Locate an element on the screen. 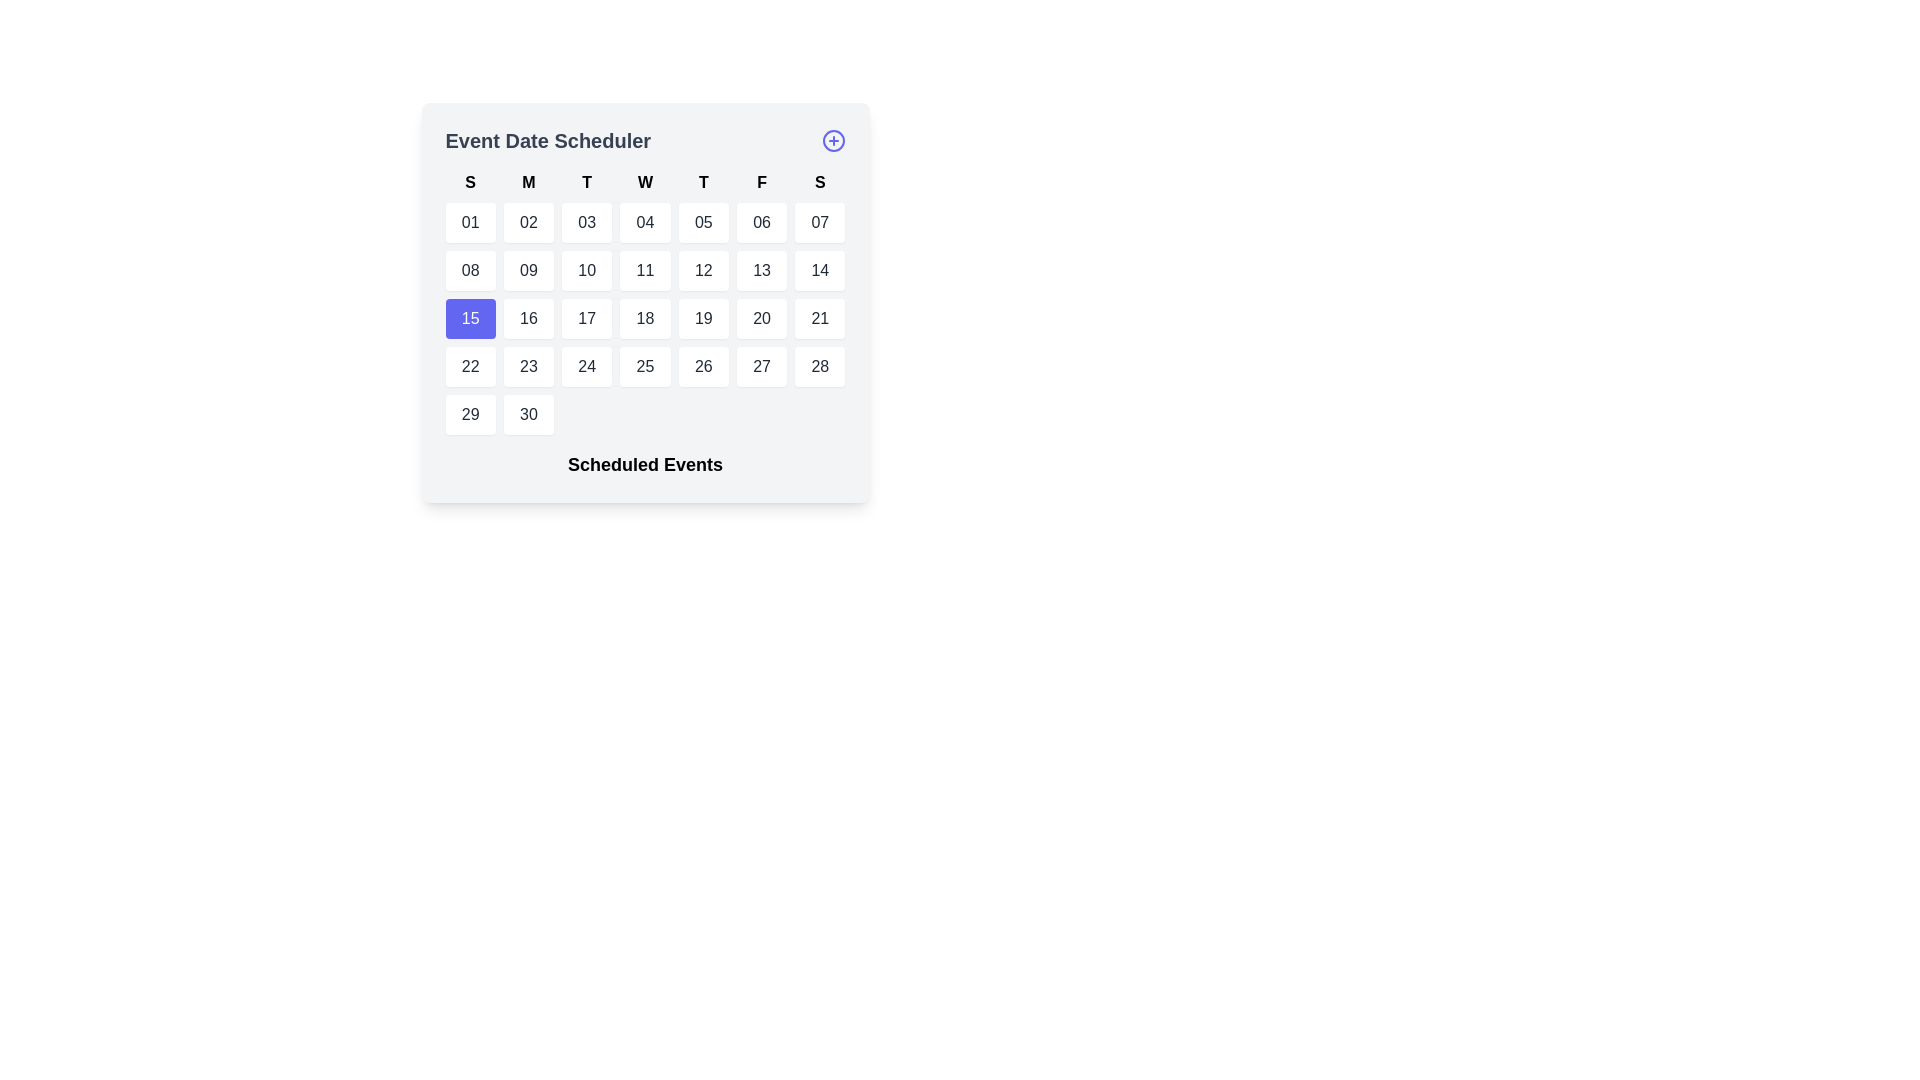 The width and height of the screenshot is (1920, 1080). the 'Friday' label in the calendar interface, which is positioned in the top row of the grid, sixth from the left is located at coordinates (761, 182).